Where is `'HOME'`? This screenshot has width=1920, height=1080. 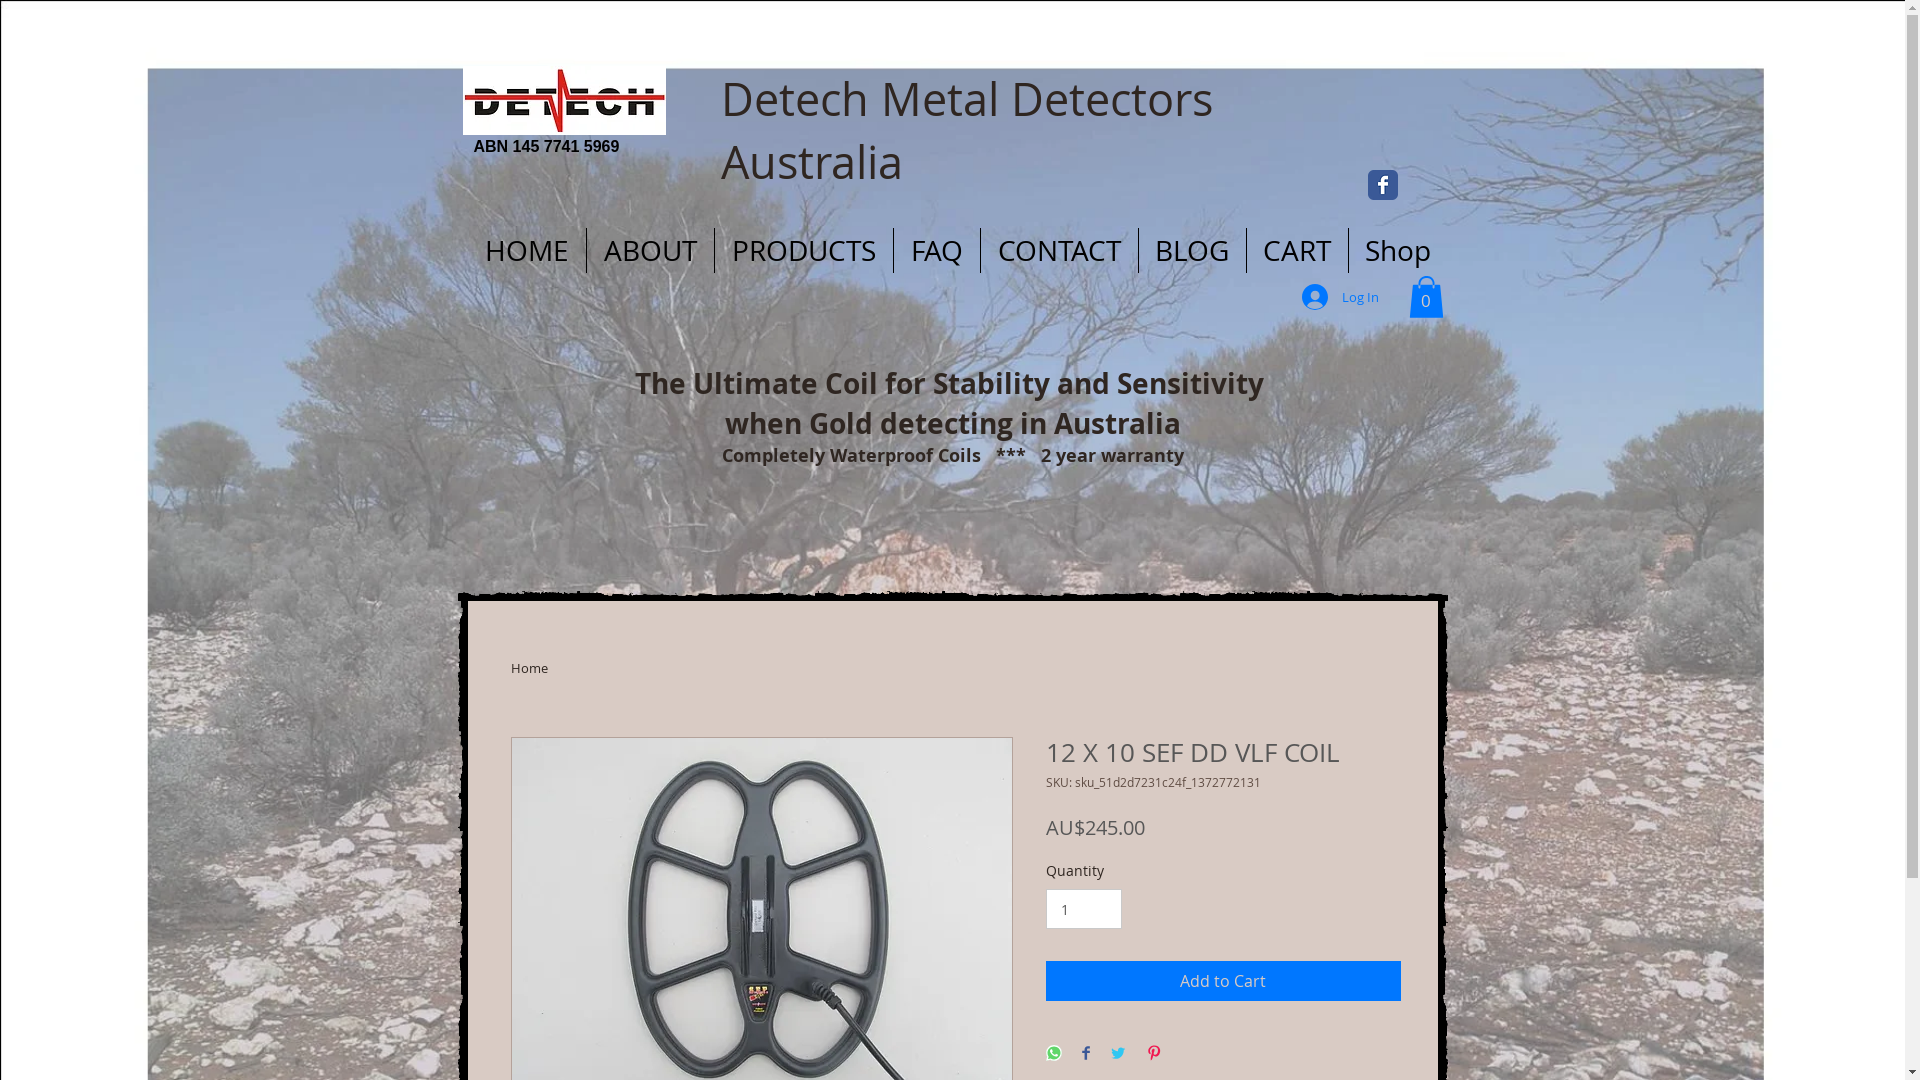 'HOME' is located at coordinates (527, 249).